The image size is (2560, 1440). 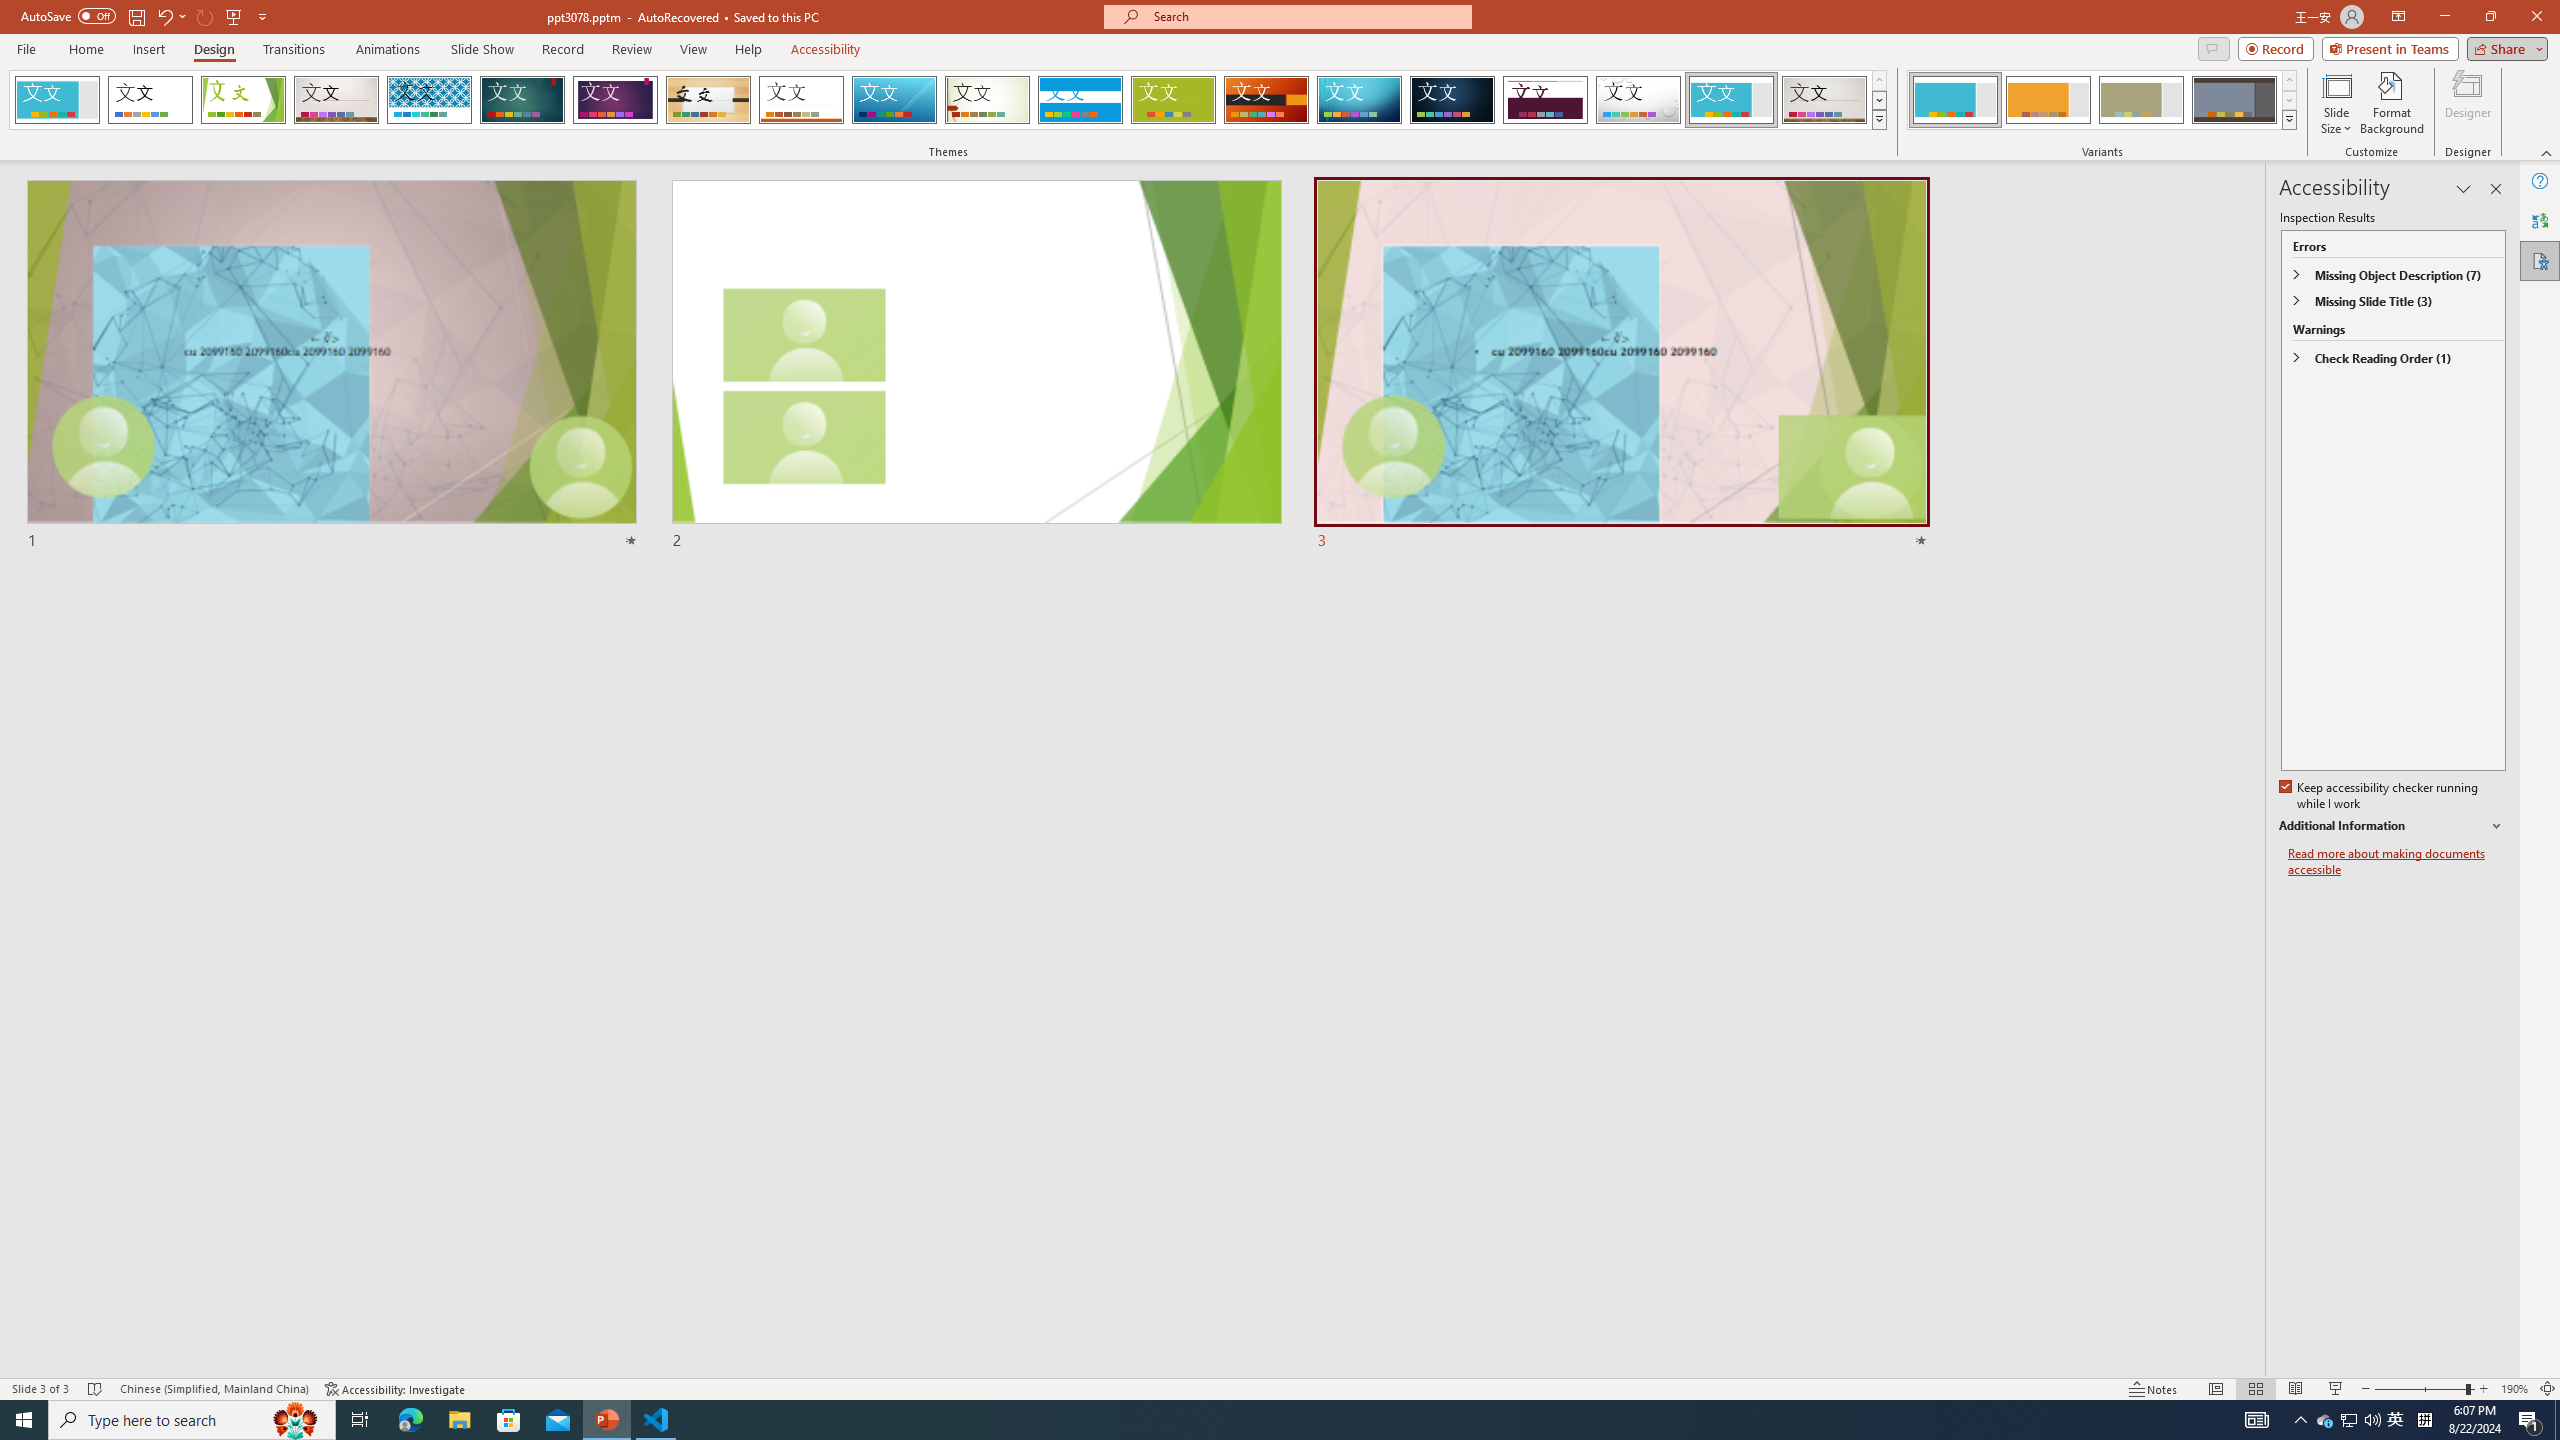 What do you see at coordinates (1731, 99) in the screenshot?
I see `'Frame'` at bounding box center [1731, 99].